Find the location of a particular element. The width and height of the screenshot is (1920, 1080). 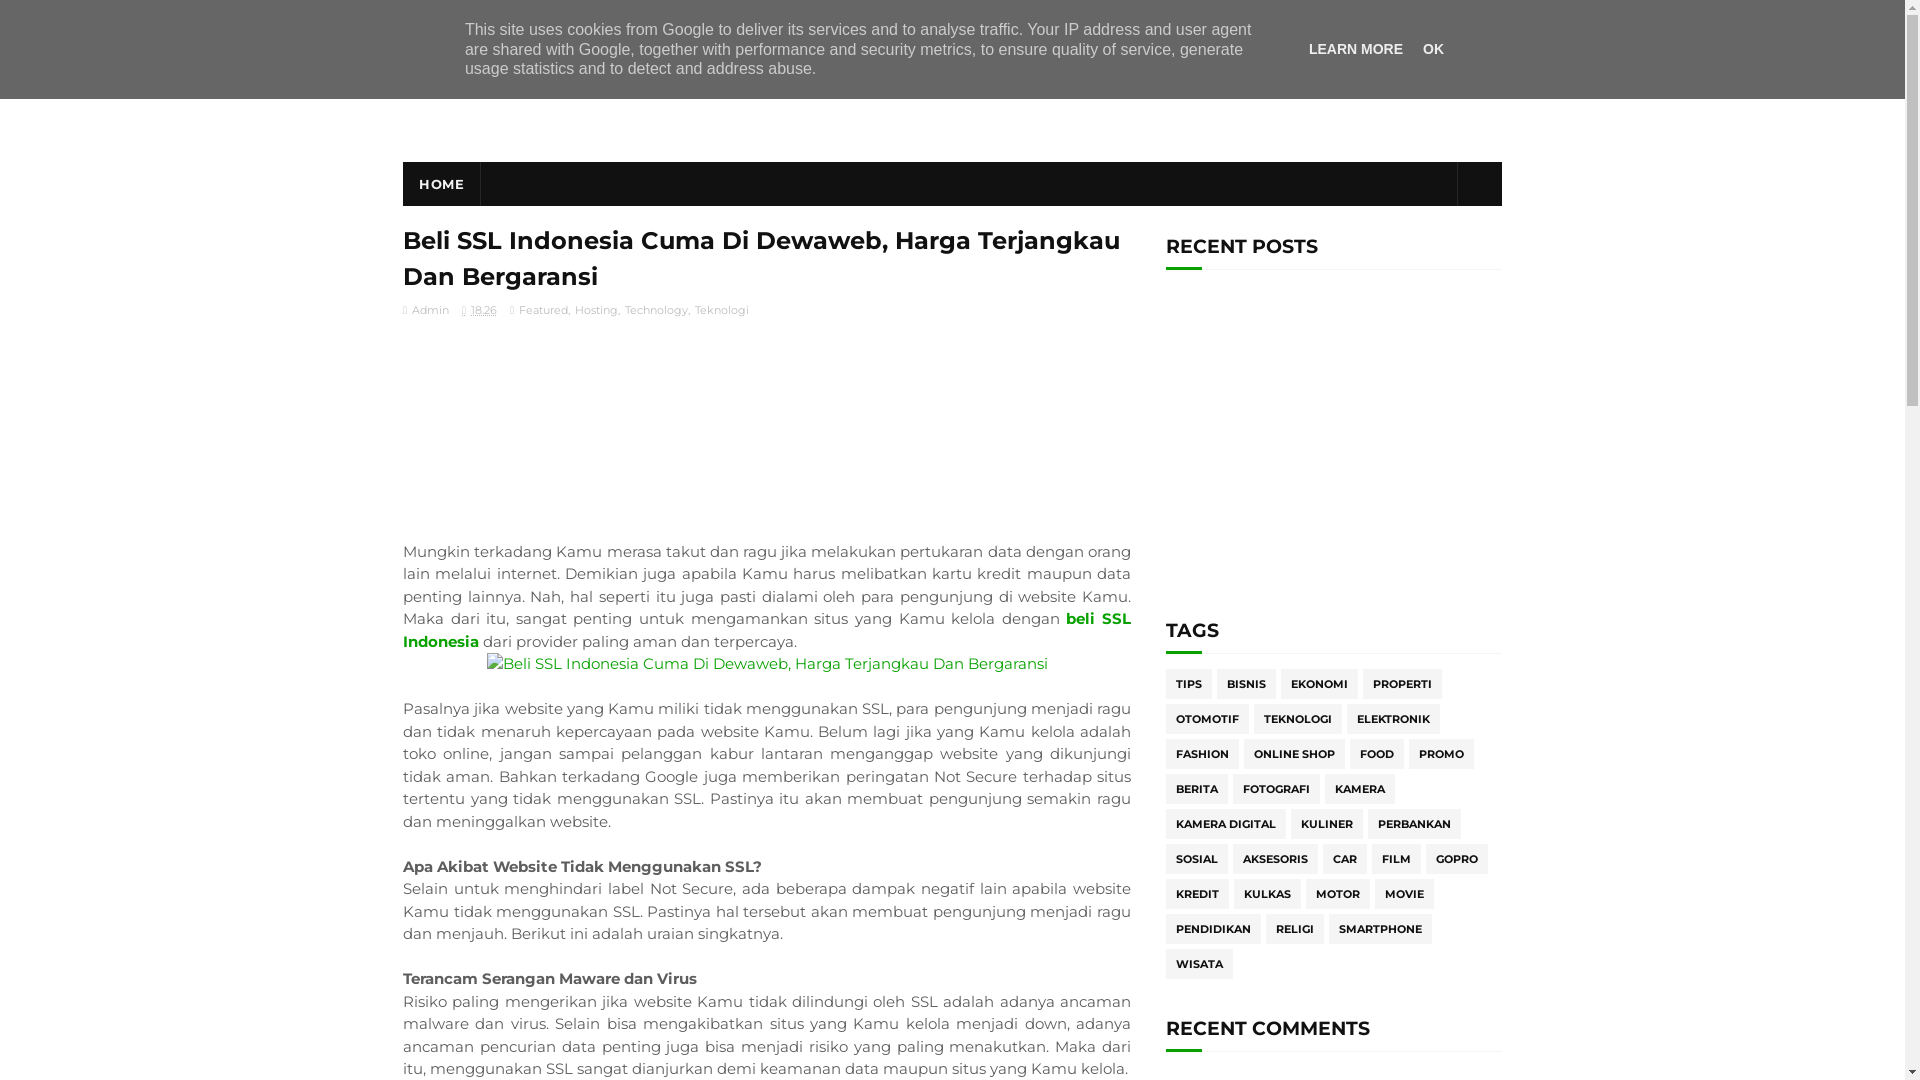

'FOTOGRAFI' is located at coordinates (1275, 788).